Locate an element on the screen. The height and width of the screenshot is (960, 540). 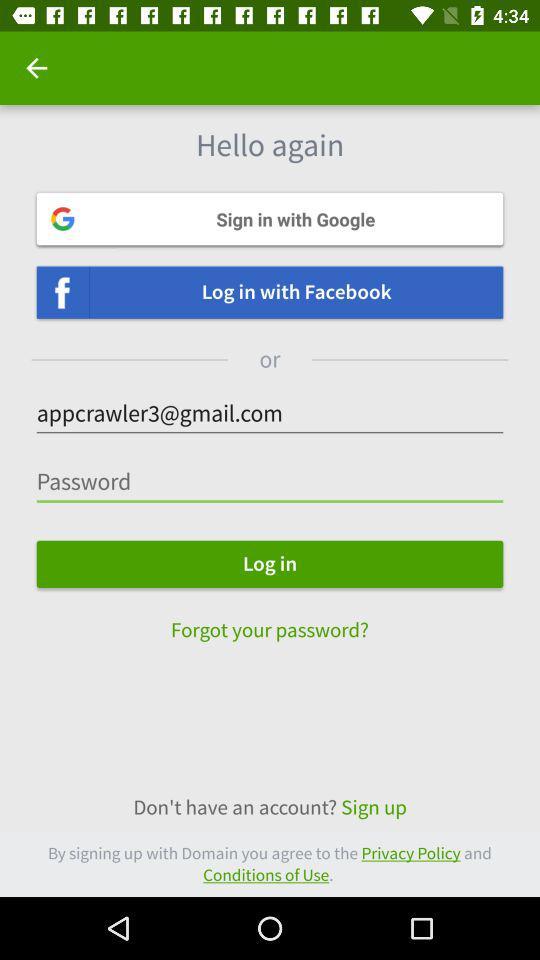
the icon below the appcrawler3@gmail.com is located at coordinates (270, 481).